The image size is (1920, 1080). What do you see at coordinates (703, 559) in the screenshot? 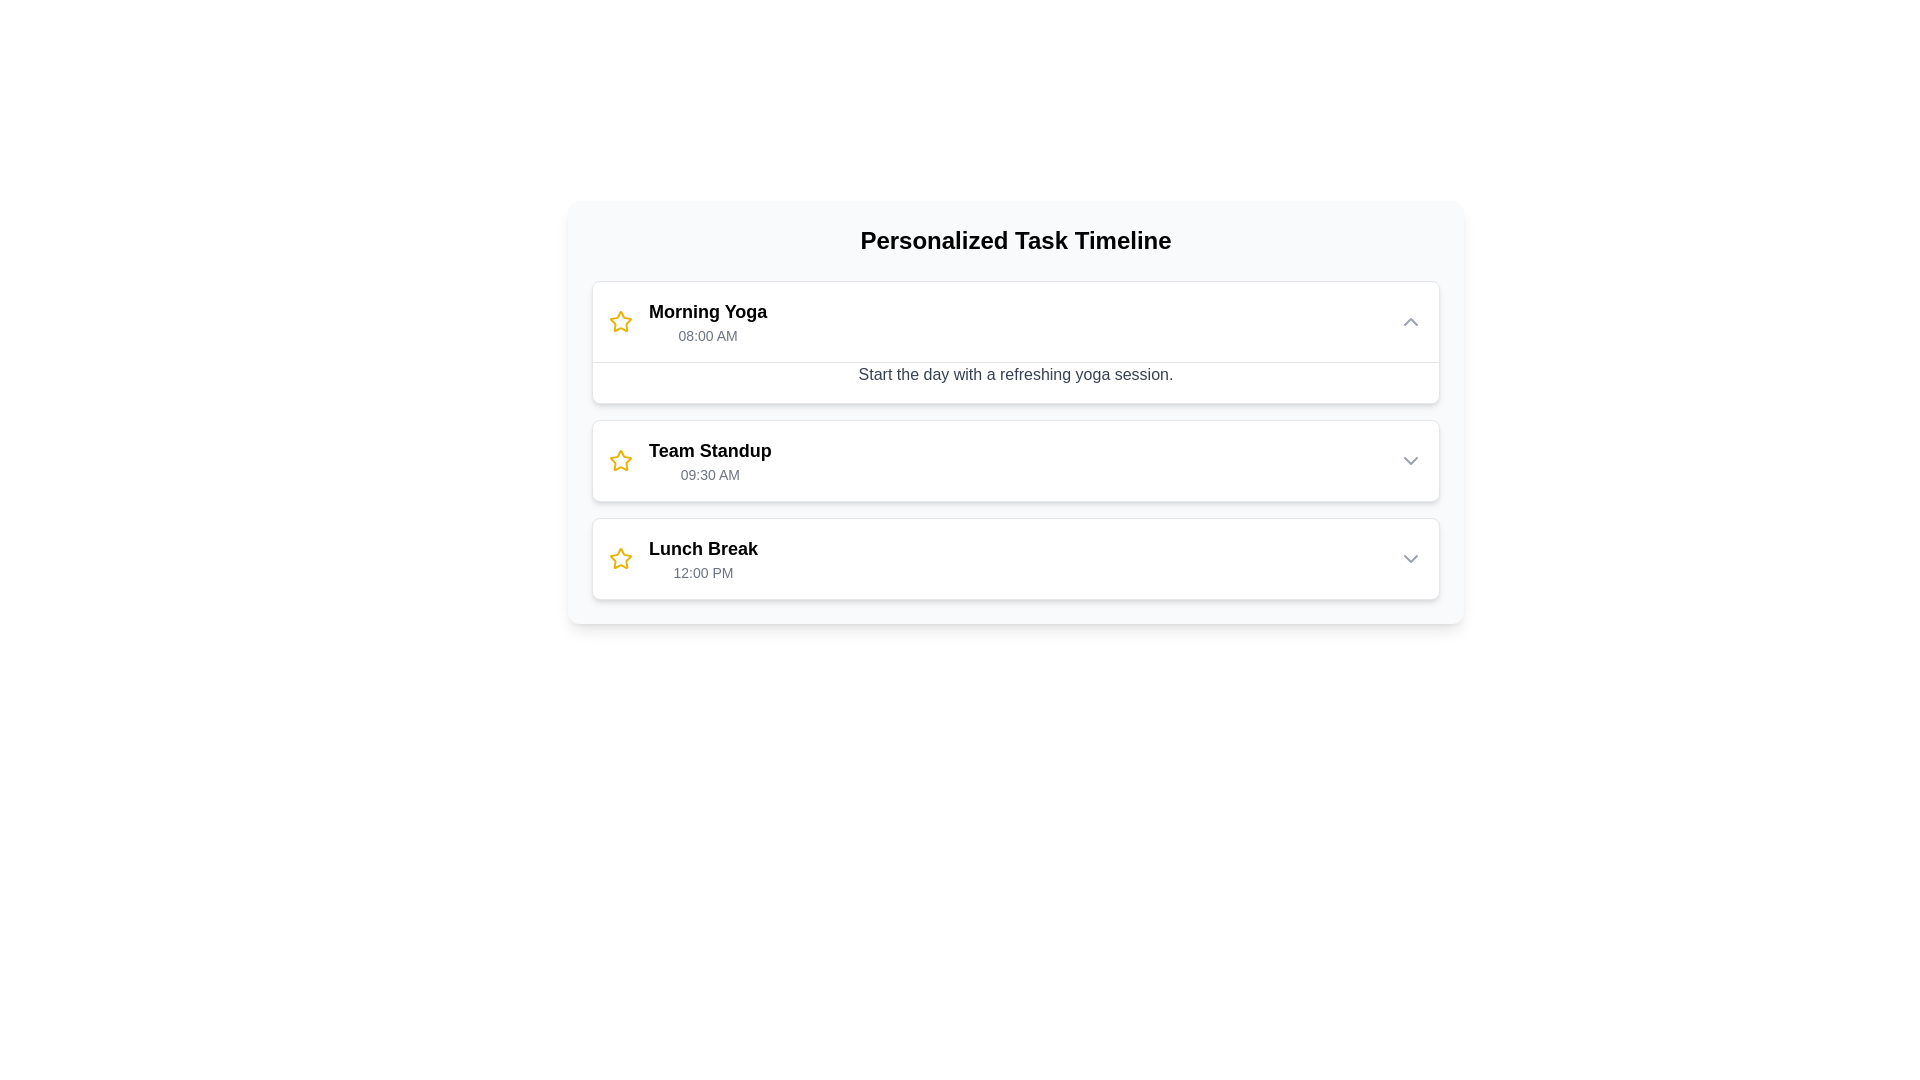
I see `text content displayed in the 'Lunch Break' text block, which shows 'Lunch Break' in bold and '12:00 PM' in gray, located at the bottom of the task list` at bounding box center [703, 559].